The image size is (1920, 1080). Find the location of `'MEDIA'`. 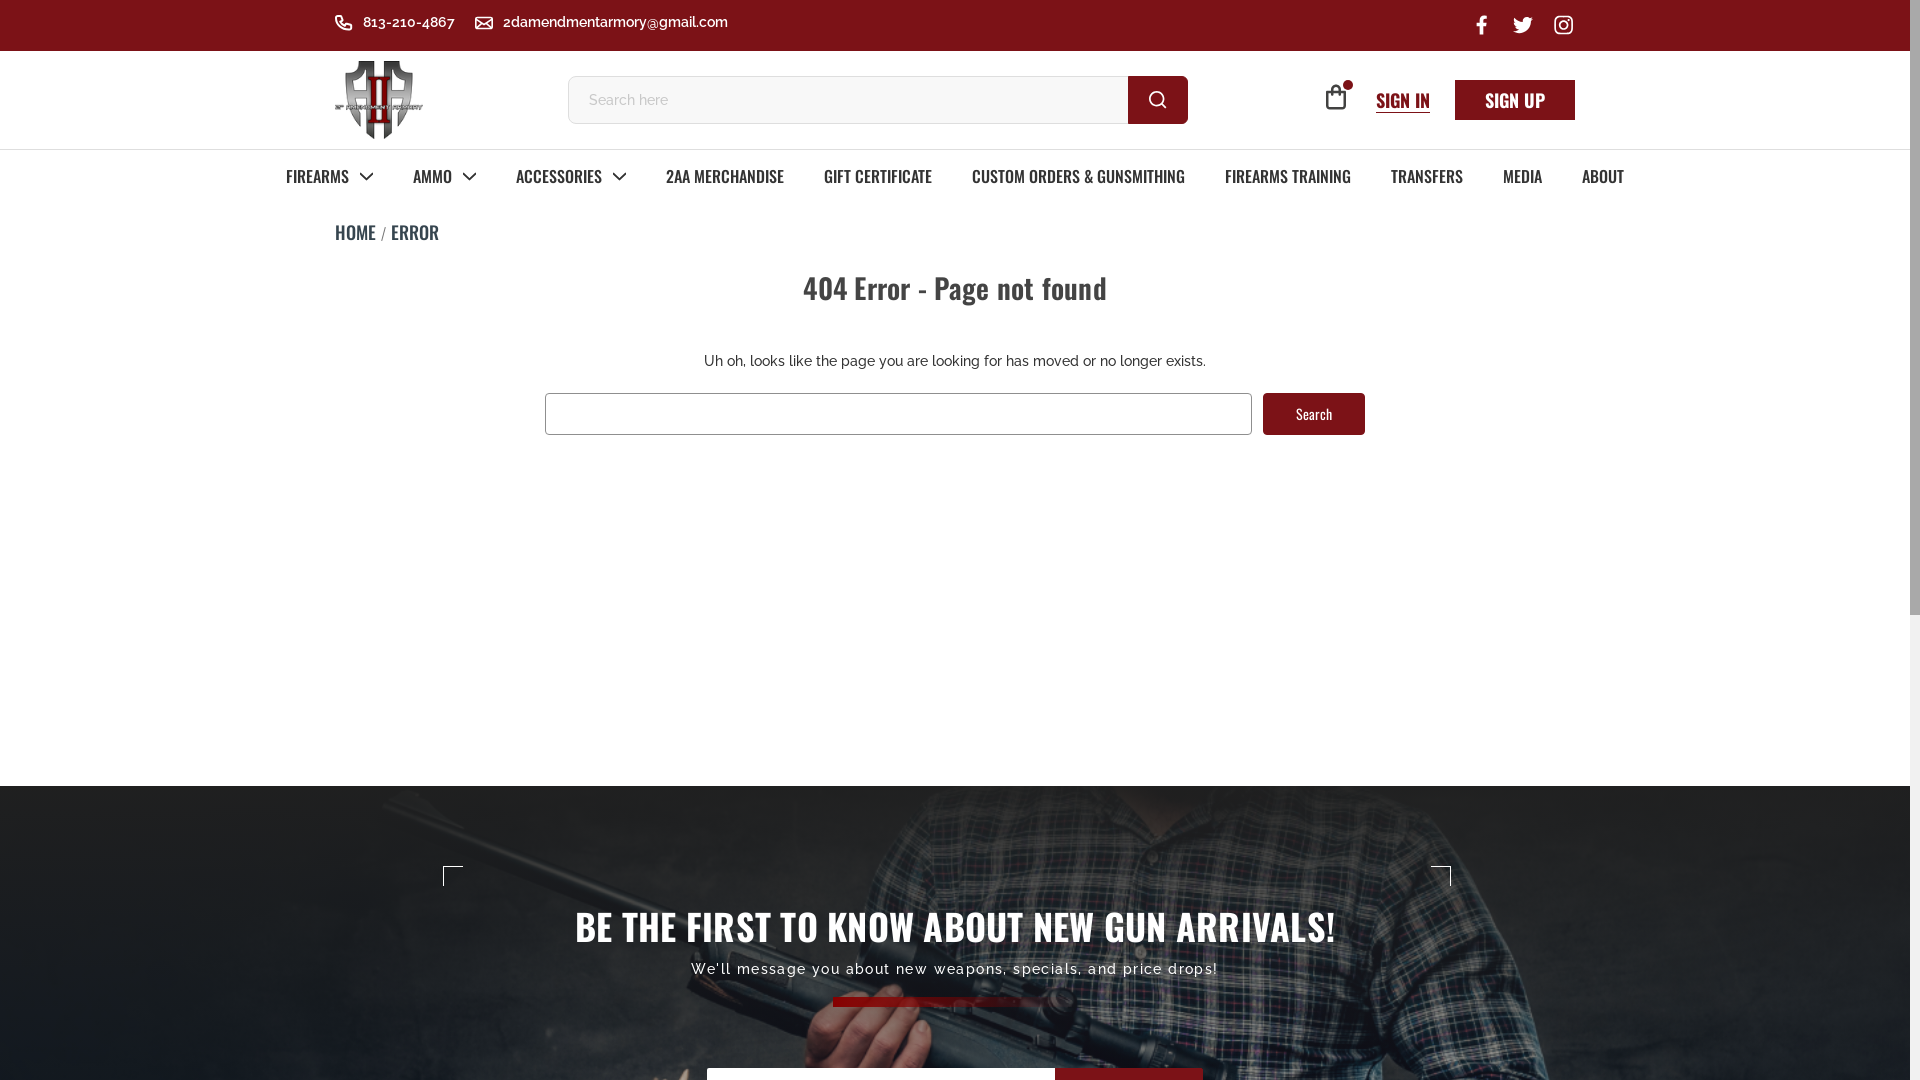

'MEDIA' is located at coordinates (1521, 175).